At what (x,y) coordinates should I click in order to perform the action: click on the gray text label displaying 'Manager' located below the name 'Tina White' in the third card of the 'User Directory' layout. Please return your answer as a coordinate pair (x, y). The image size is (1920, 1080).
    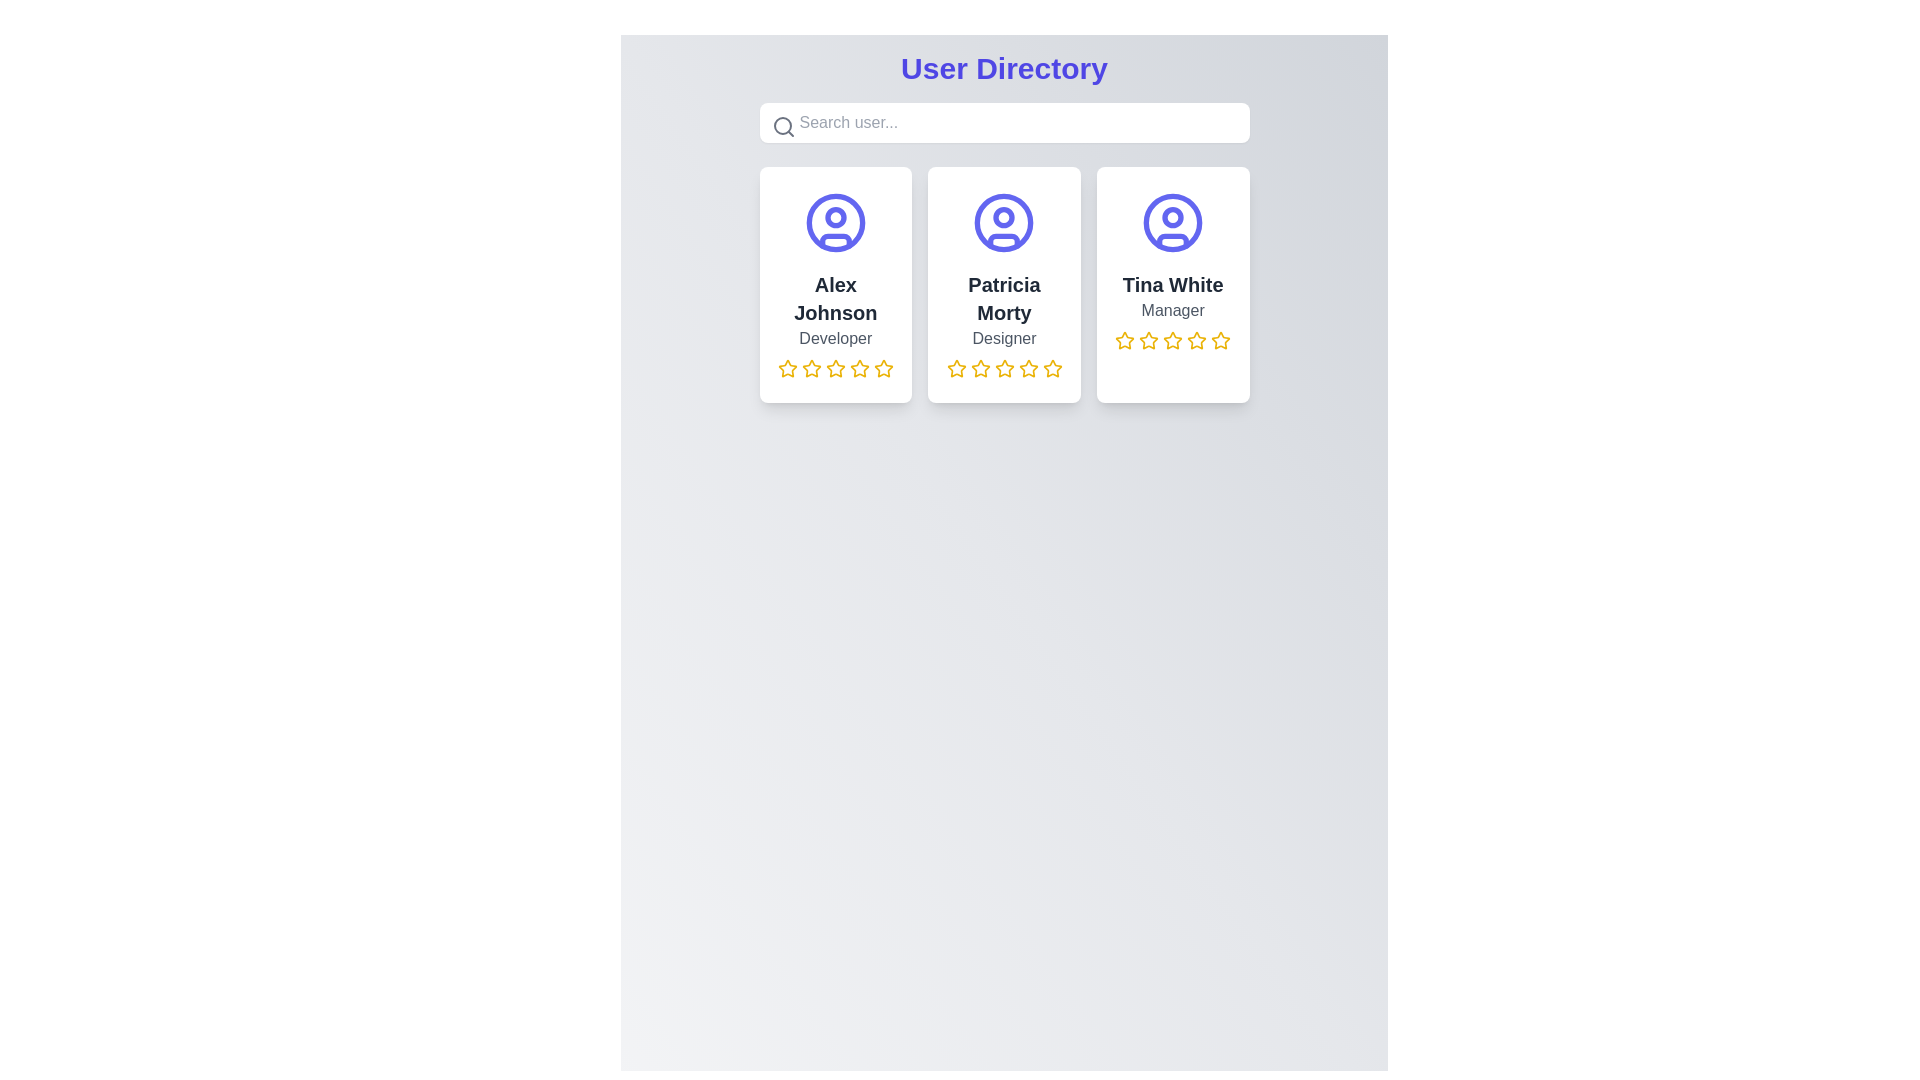
    Looking at the image, I should click on (1173, 311).